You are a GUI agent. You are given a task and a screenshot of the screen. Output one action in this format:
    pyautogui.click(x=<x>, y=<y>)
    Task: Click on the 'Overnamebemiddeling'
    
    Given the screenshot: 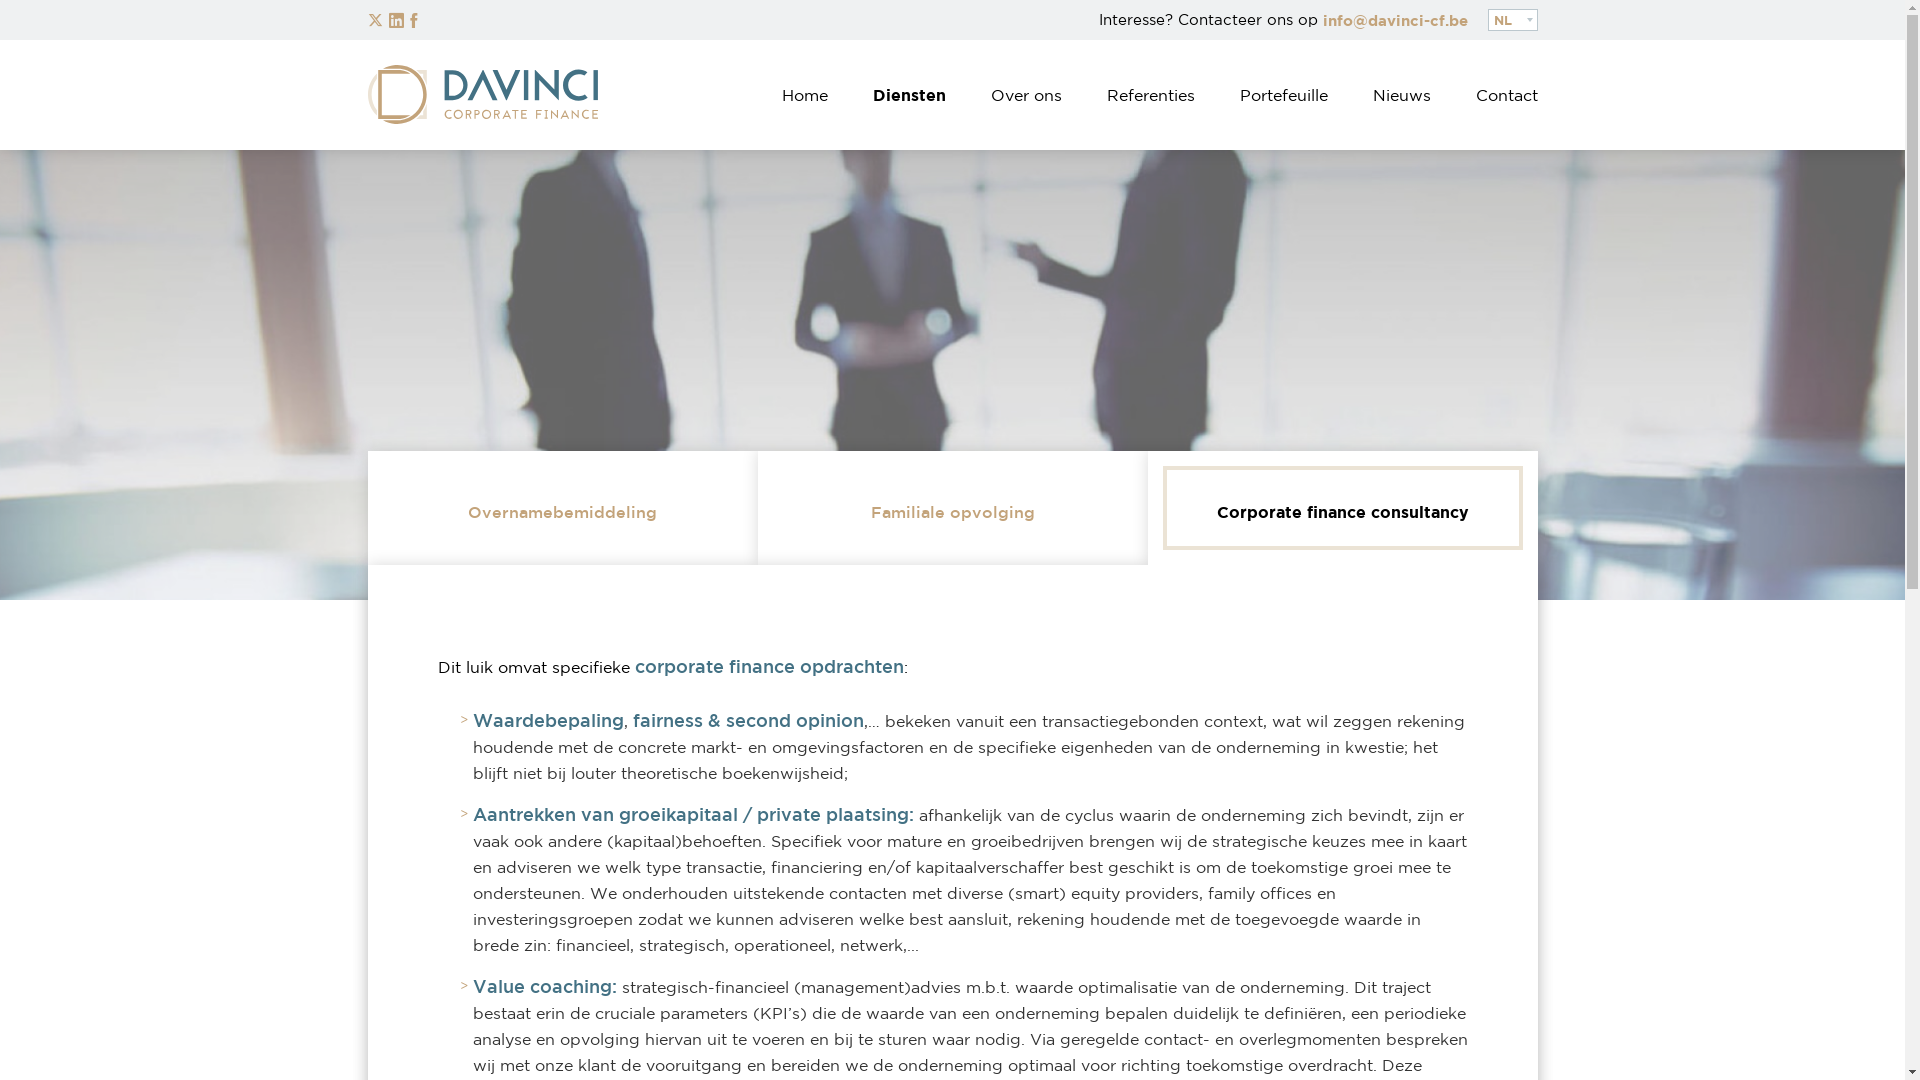 What is the action you would take?
    pyautogui.click(x=561, y=507)
    